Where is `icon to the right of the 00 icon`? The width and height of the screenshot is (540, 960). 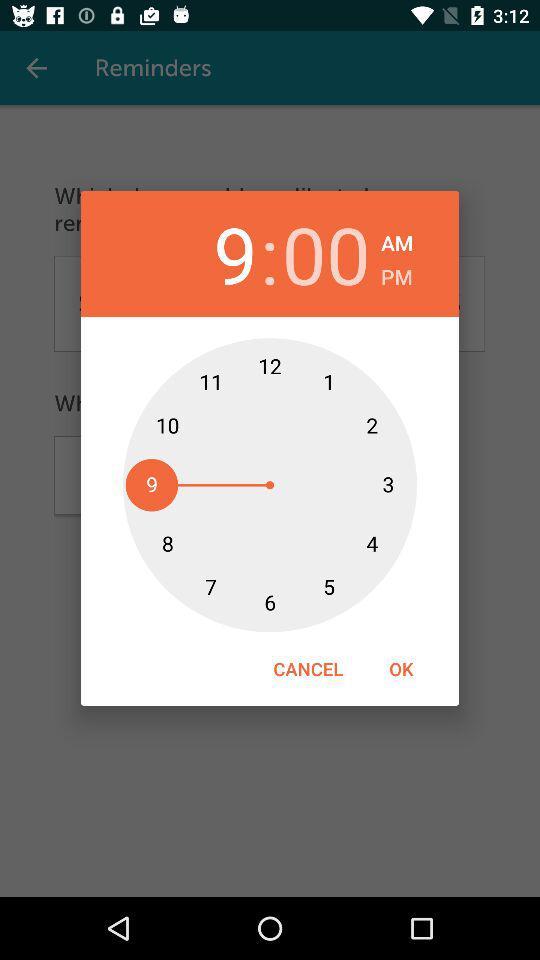 icon to the right of the 00 icon is located at coordinates (397, 240).